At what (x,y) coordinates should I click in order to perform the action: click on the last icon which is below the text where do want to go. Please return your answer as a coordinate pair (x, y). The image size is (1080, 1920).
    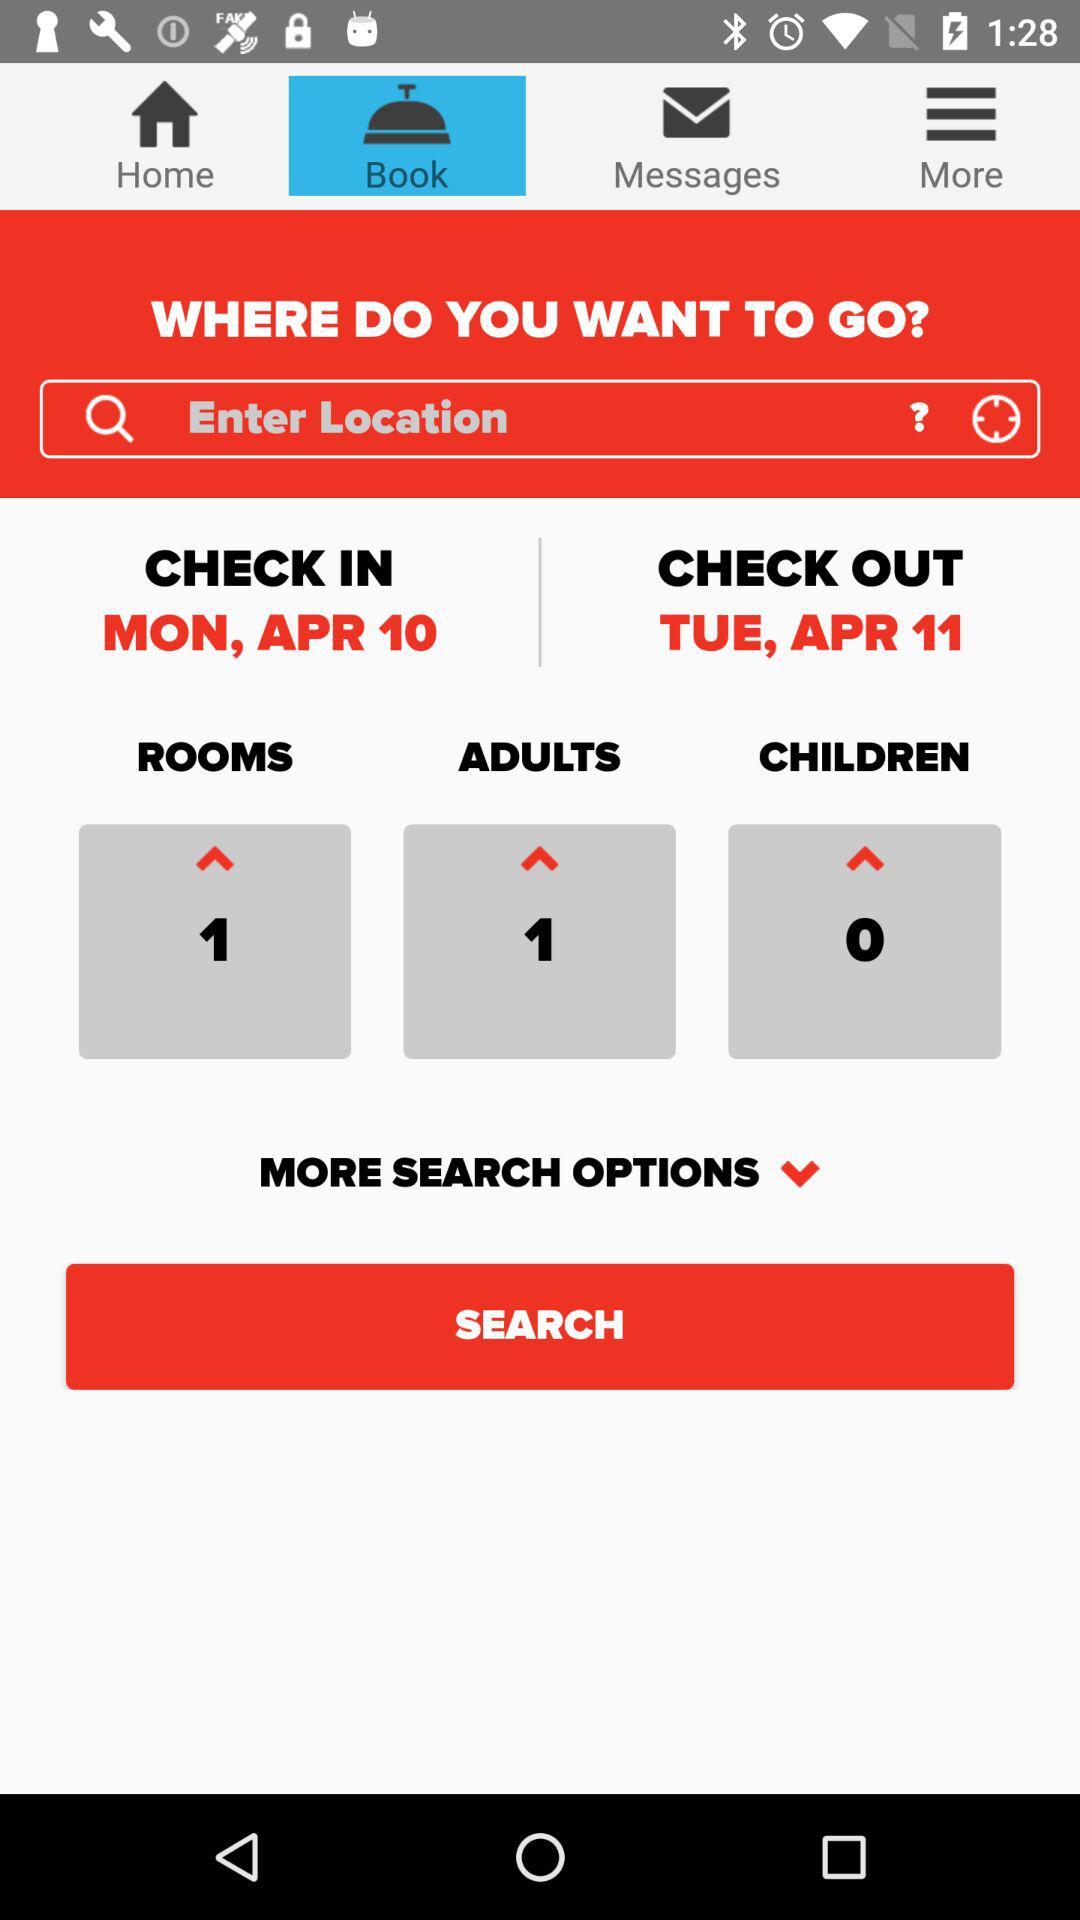
    Looking at the image, I should click on (996, 417).